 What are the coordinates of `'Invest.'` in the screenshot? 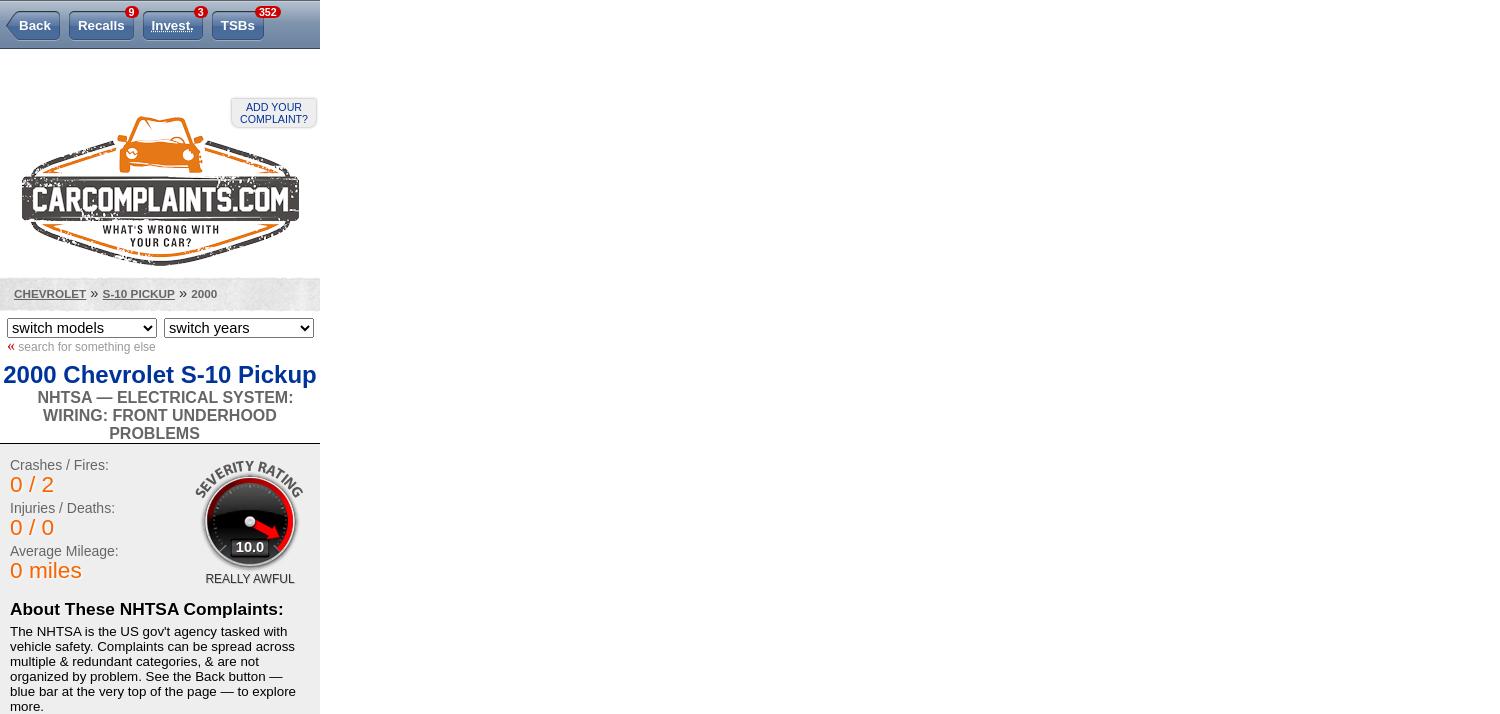 It's located at (172, 25).